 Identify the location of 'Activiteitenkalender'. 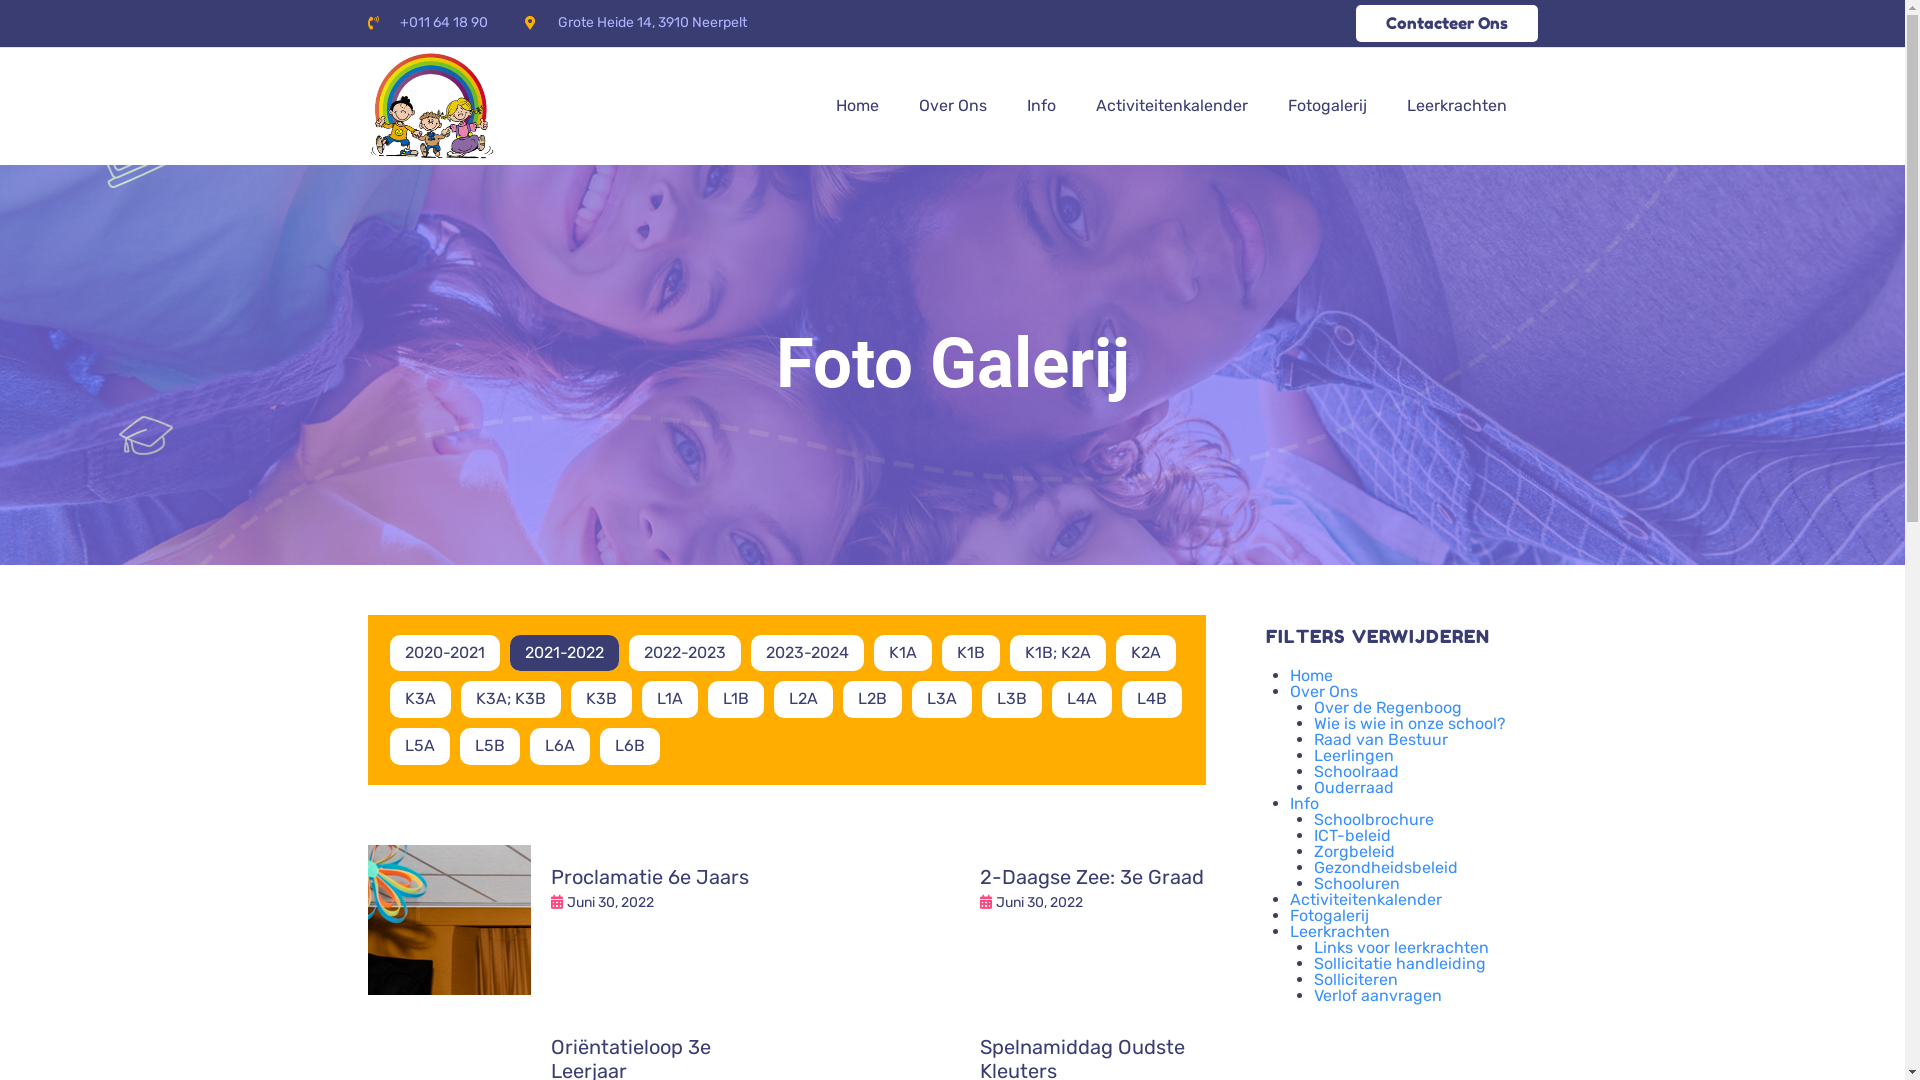
(1290, 898).